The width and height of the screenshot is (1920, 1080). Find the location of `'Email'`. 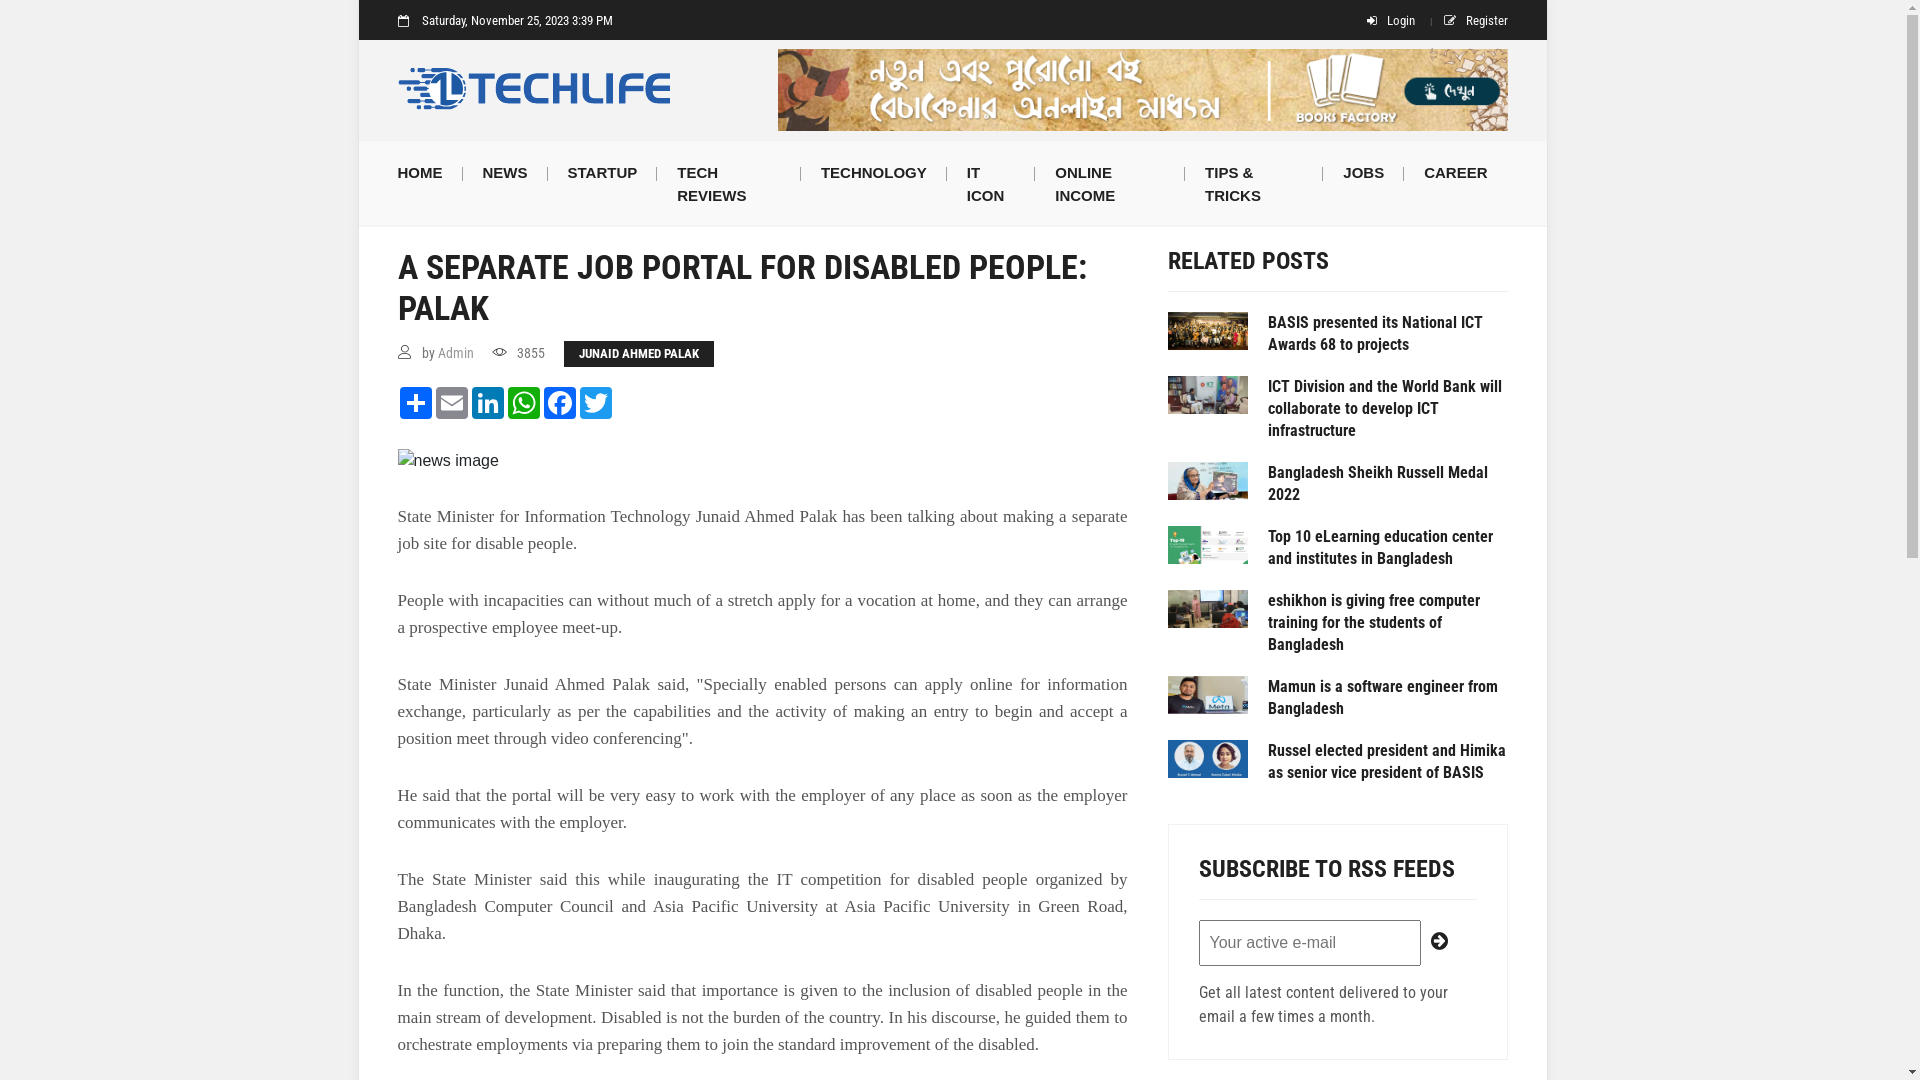

'Email' is located at coordinates (450, 402).